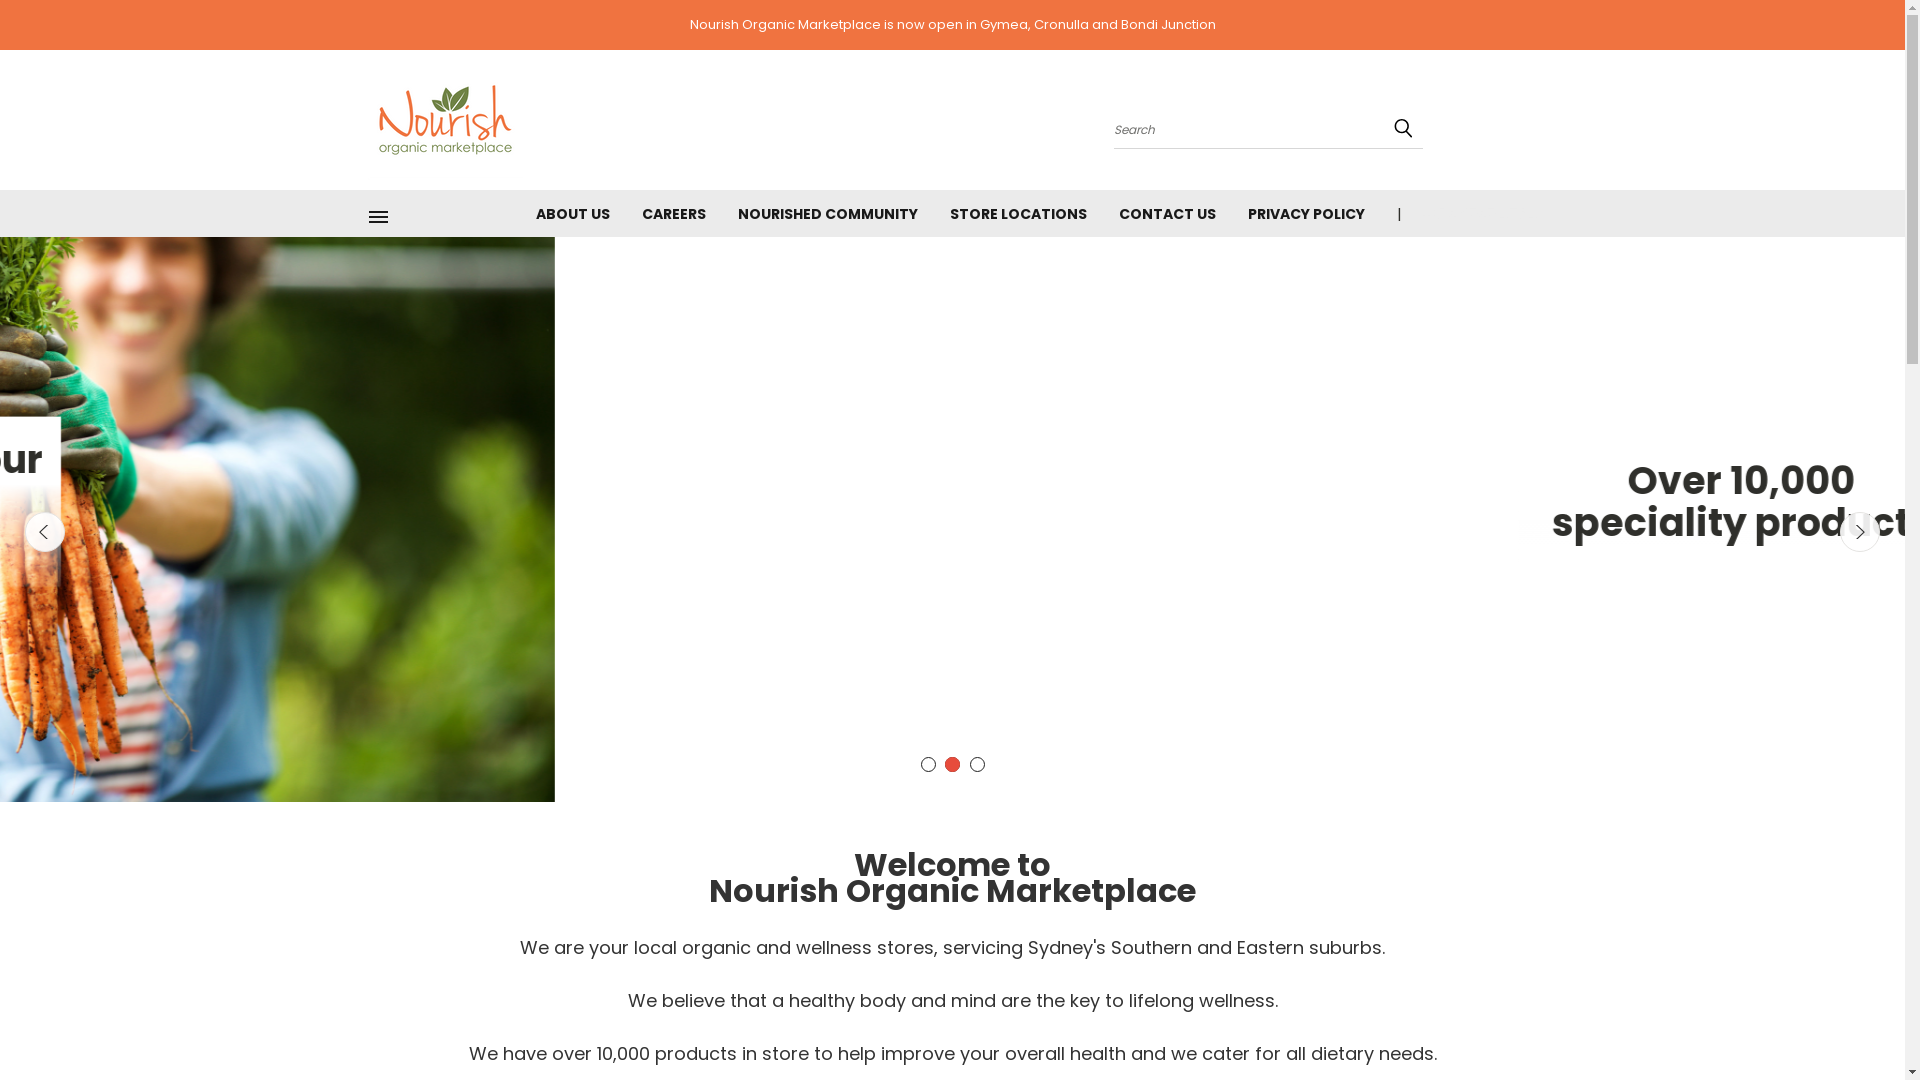 The height and width of the screenshot is (1080, 1920). Describe the element at coordinates (1018, 212) in the screenshot. I see `'STORE LOCATIONS'` at that location.